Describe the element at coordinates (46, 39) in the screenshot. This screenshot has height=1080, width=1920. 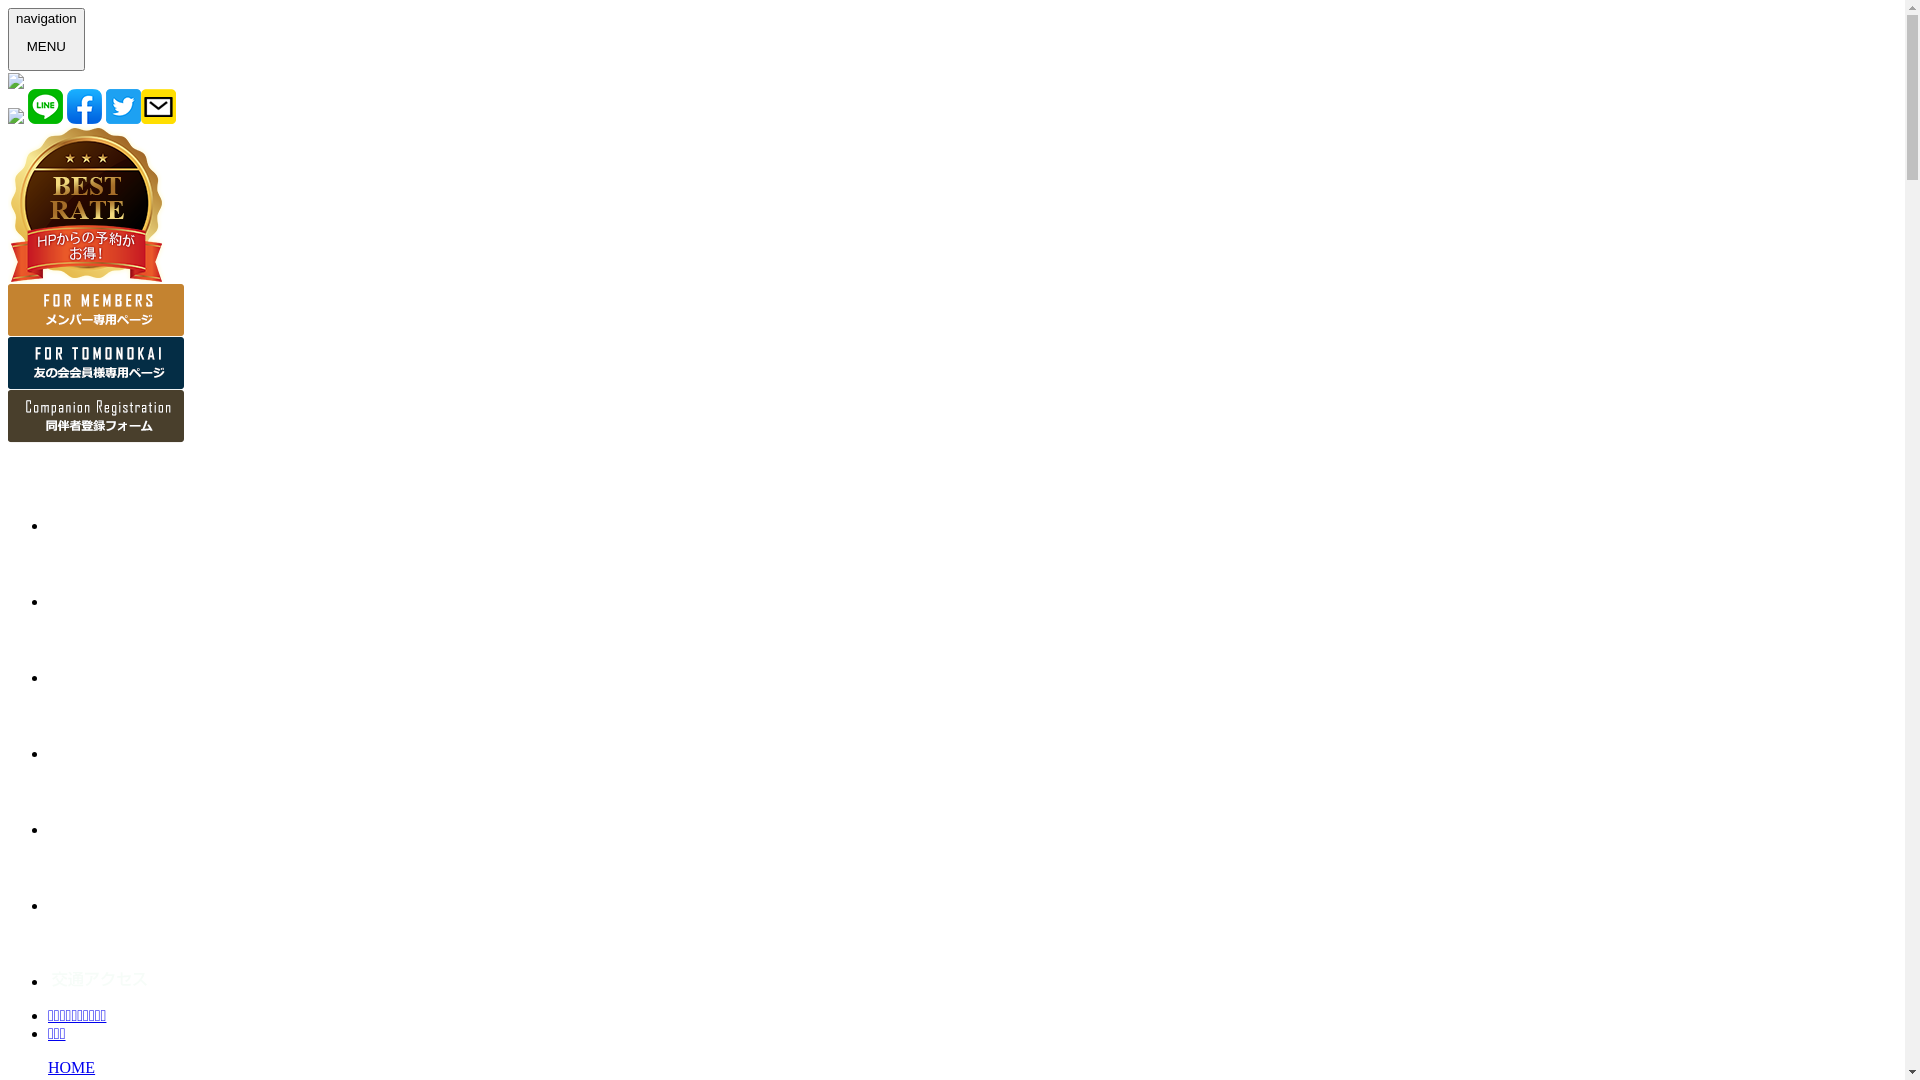
I see `'navigation` at that location.